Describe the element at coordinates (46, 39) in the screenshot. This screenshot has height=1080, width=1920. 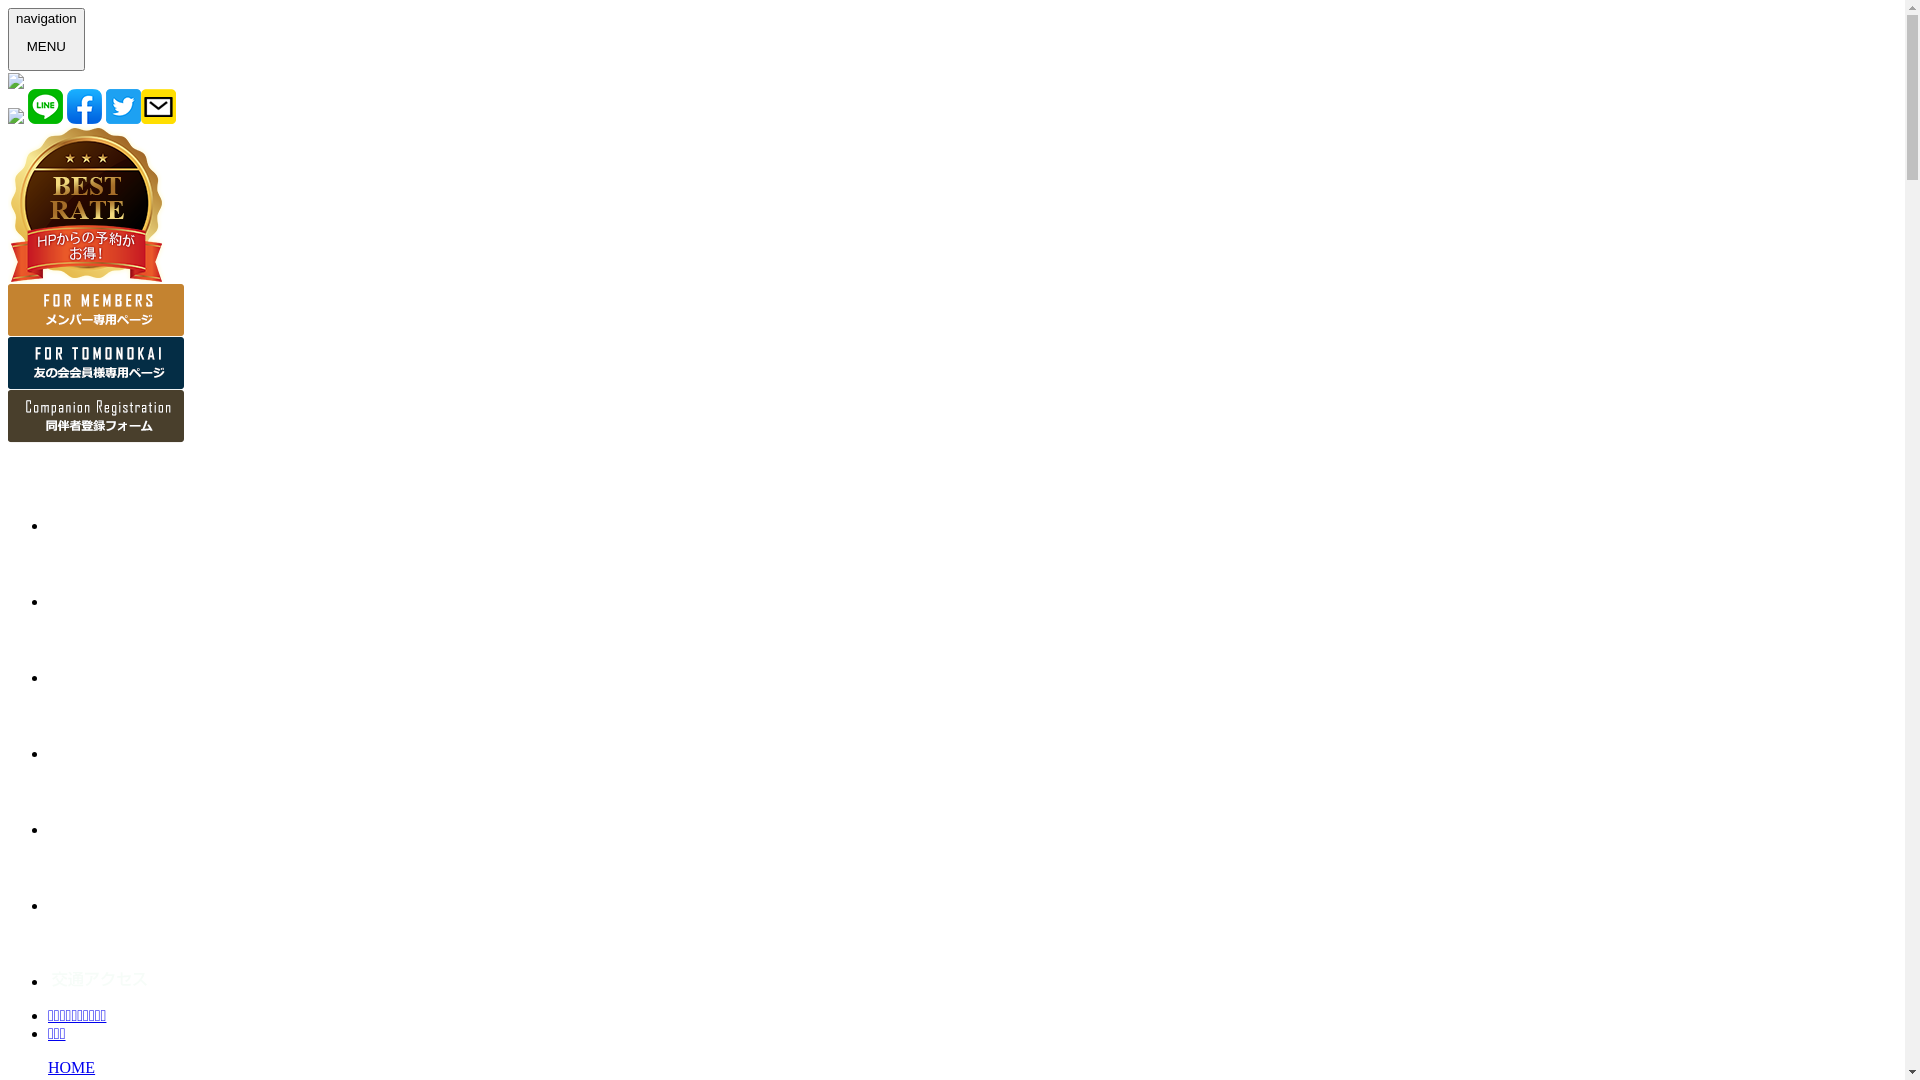
I see `'navigation` at that location.